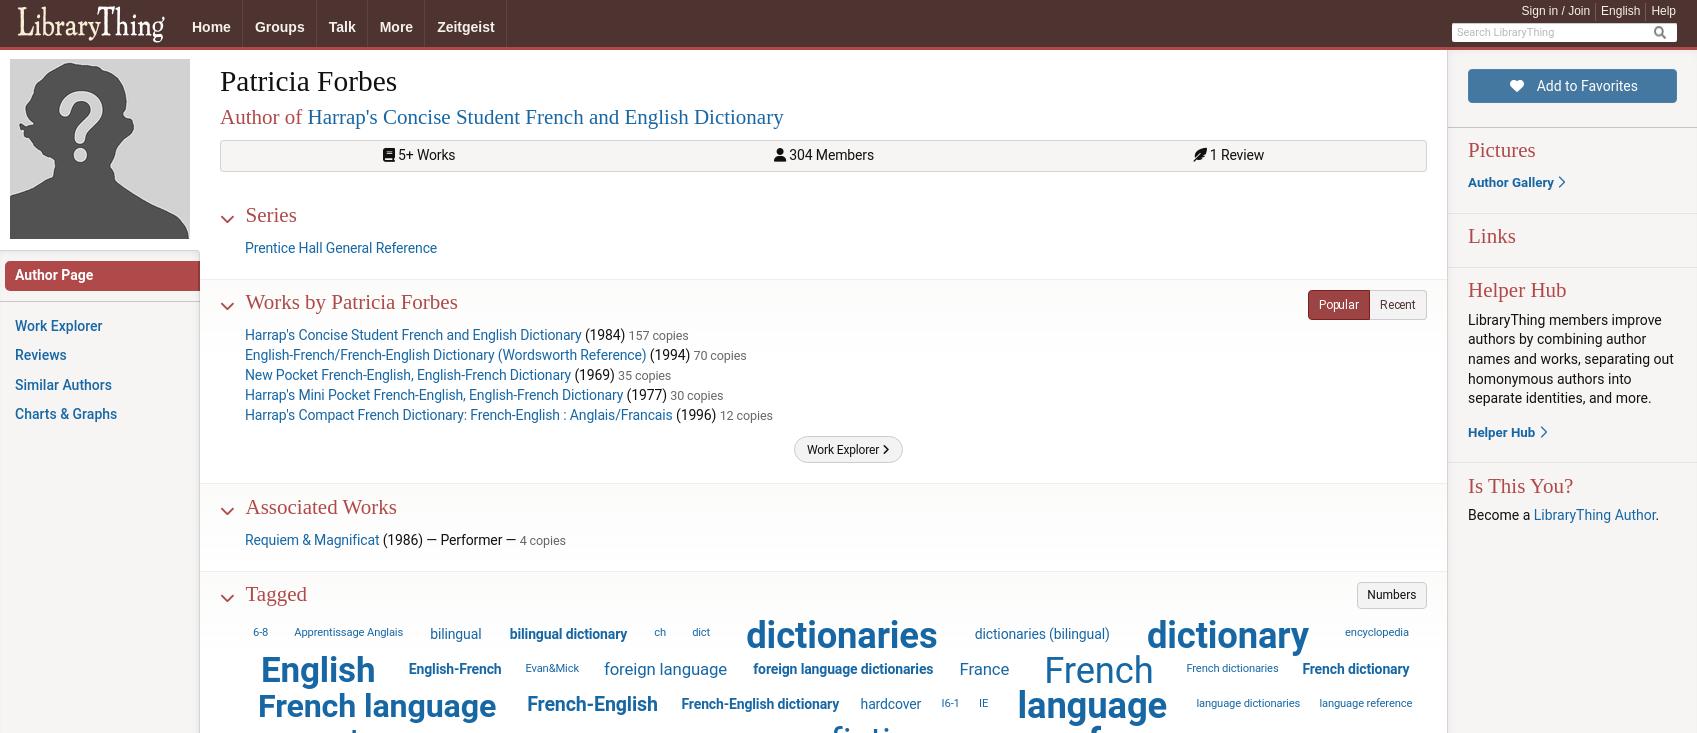 The height and width of the screenshot is (733, 1697). Describe the element at coordinates (1655, 515) in the screenshot. I see `'.'` at that location.